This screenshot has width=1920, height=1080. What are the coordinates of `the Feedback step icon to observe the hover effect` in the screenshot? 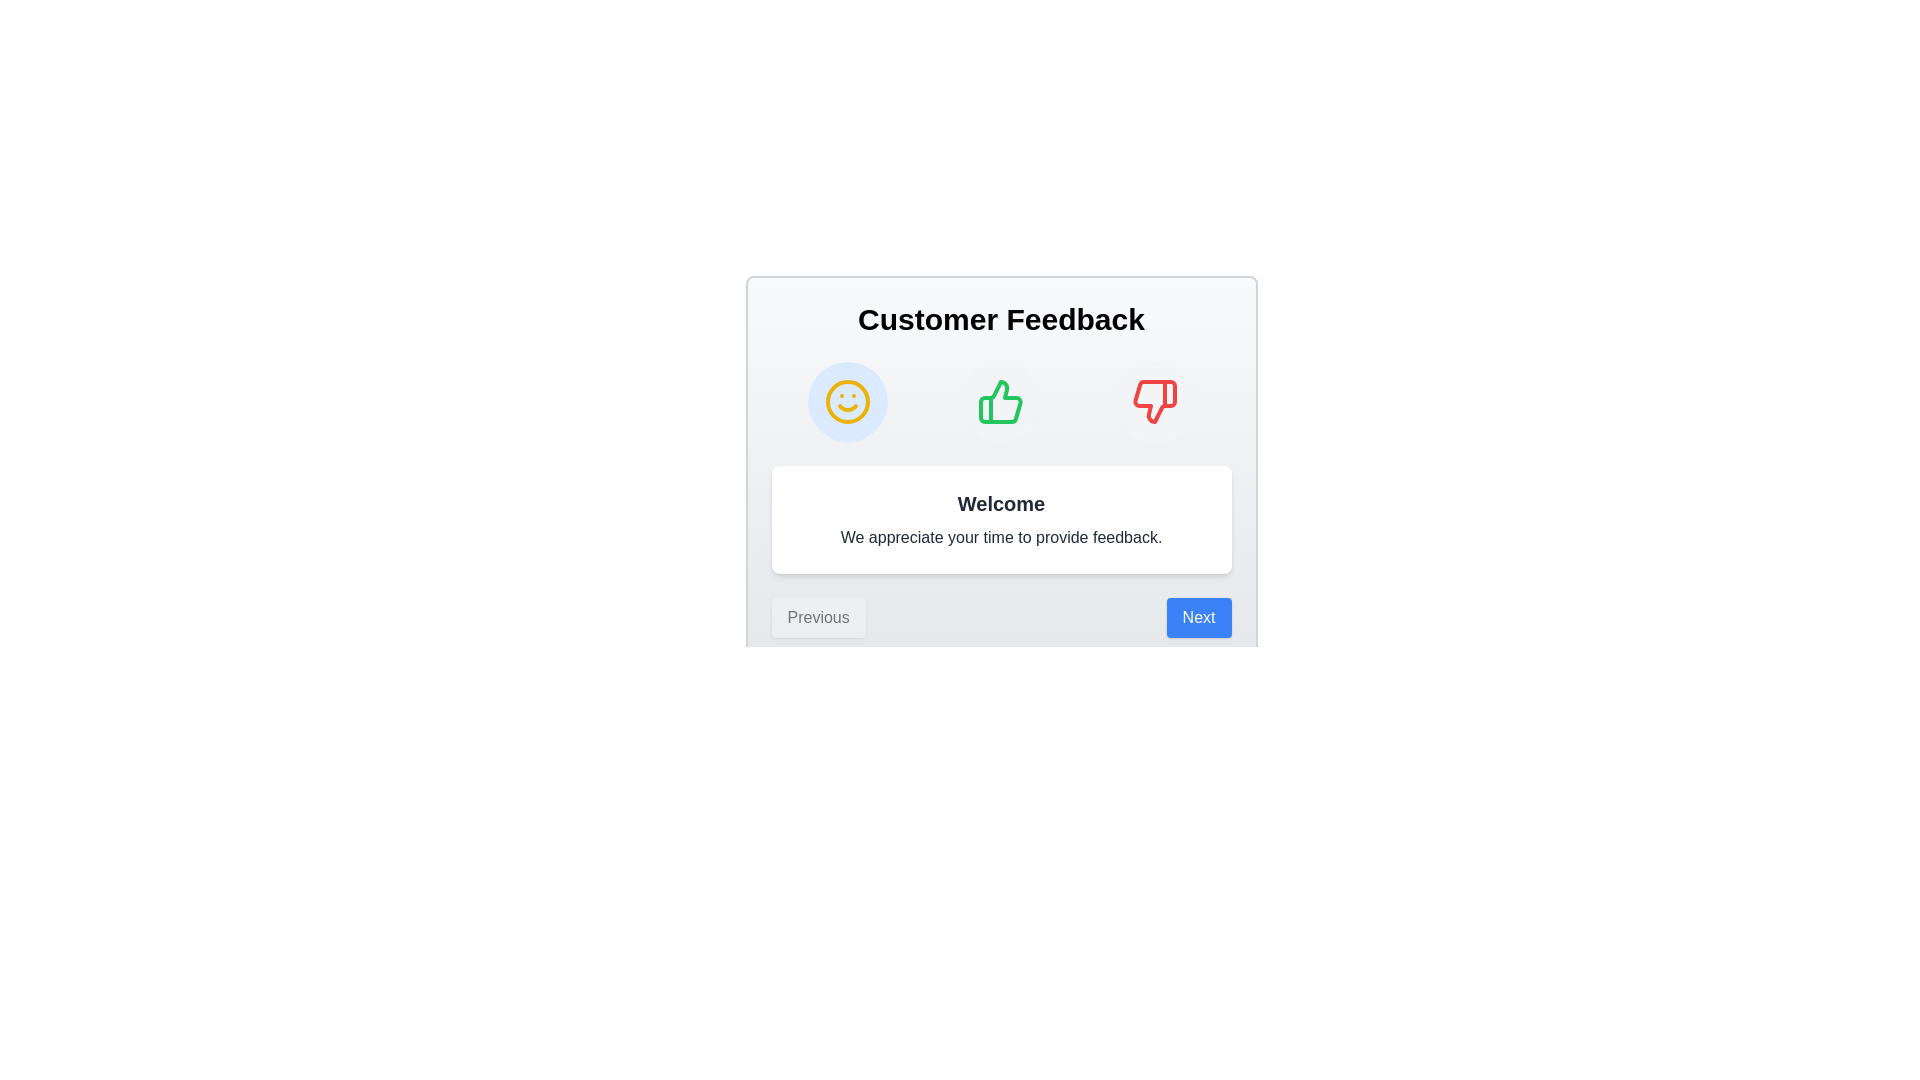 It's located at (1154, 401).